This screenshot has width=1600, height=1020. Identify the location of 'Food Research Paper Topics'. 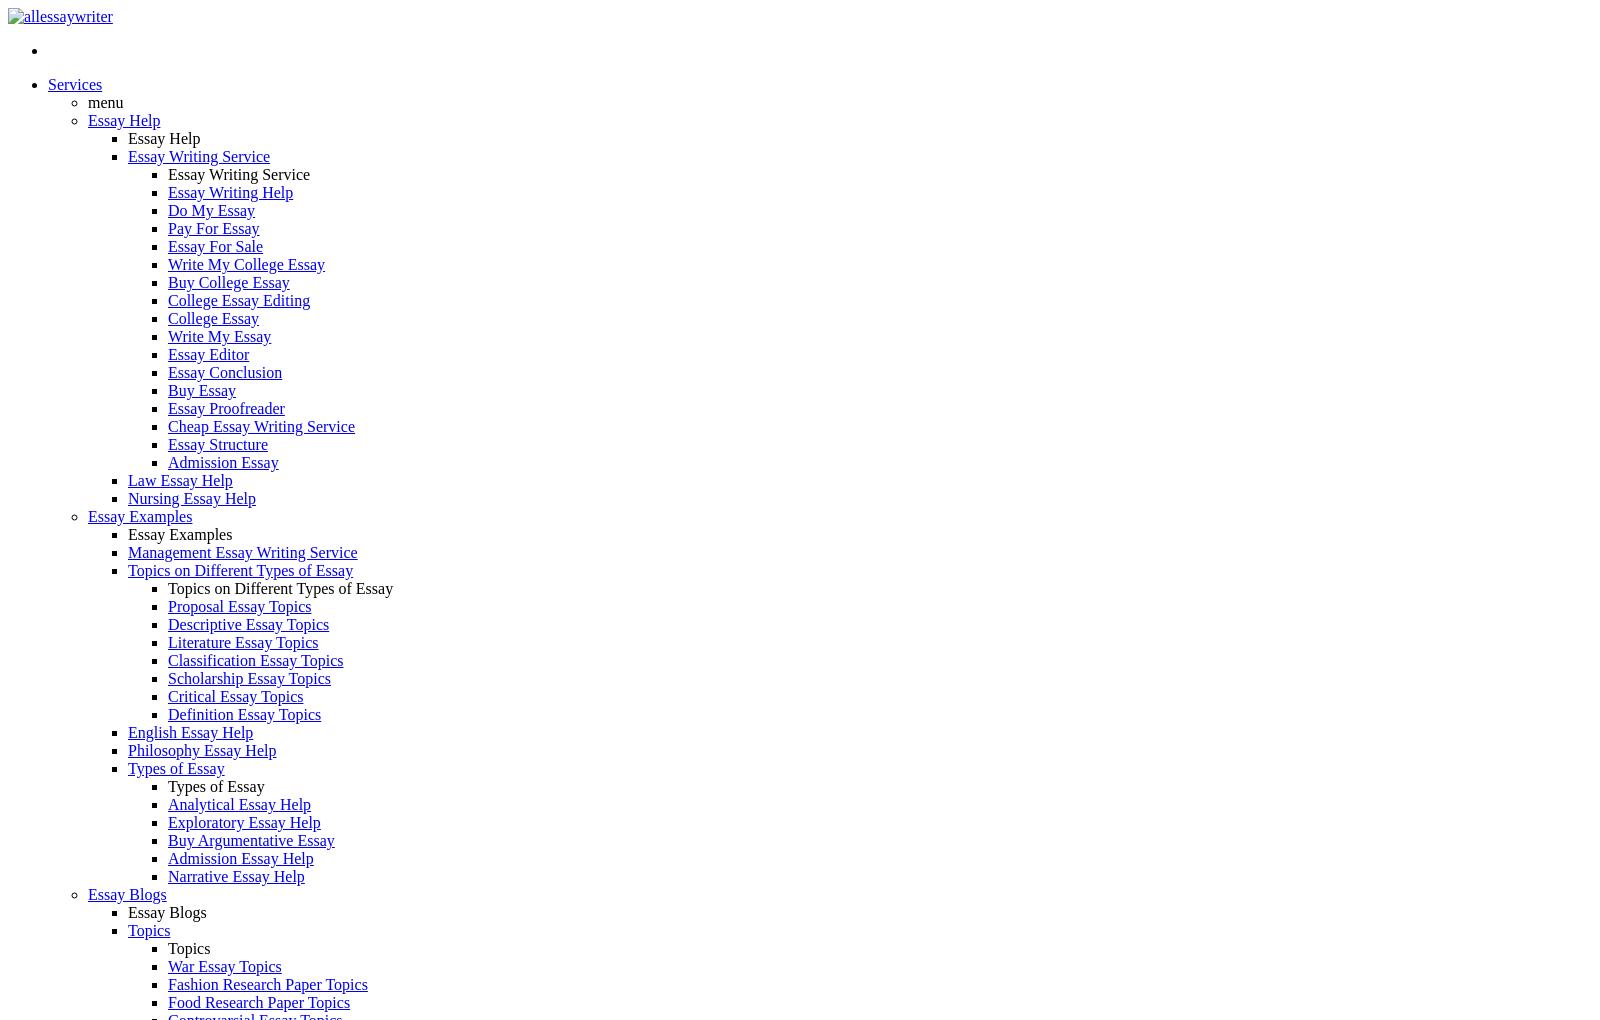
(259, 1002).